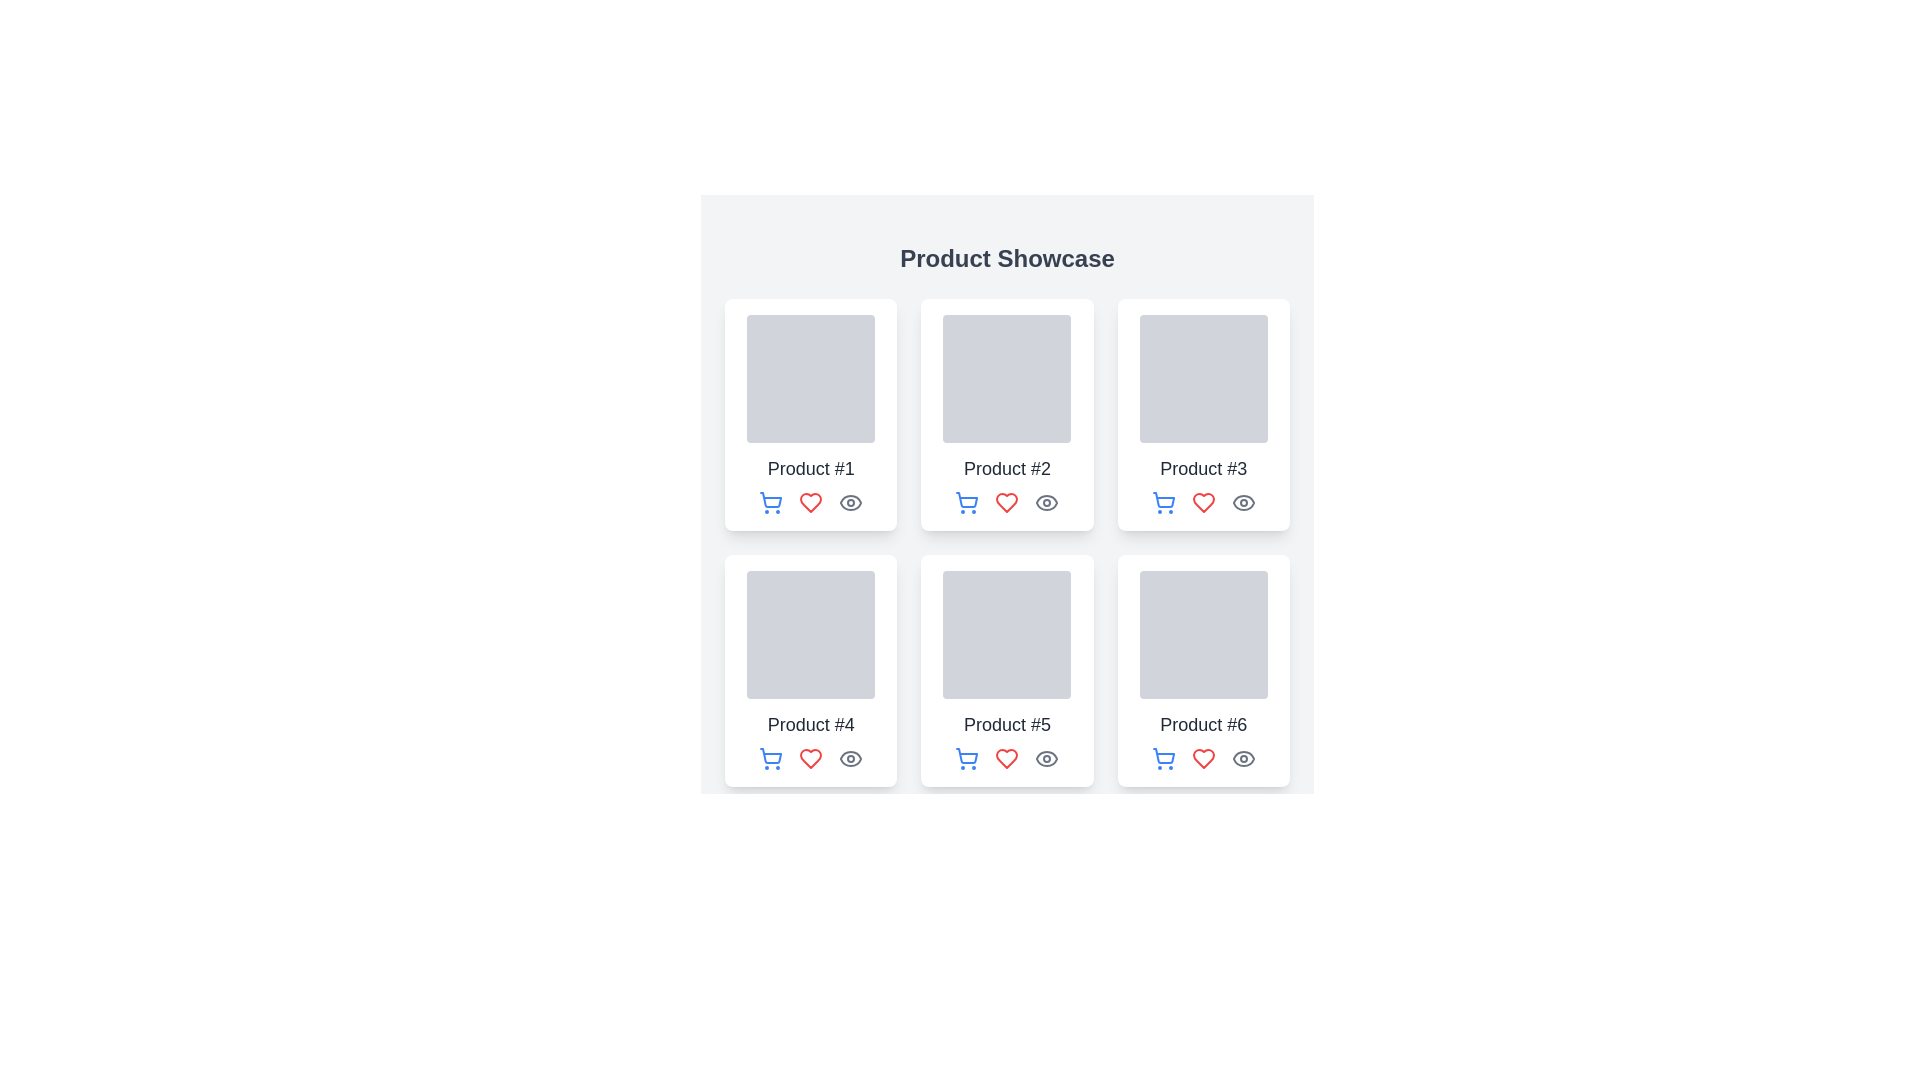 The image size is (1920, 1080). What do you see at coordinates (1202, 501) in the screenshot?
I see `the favorite icon button, which is the second icon in the horizontal set under the card of 'Product #3'` at bounding box center [1202, 501].